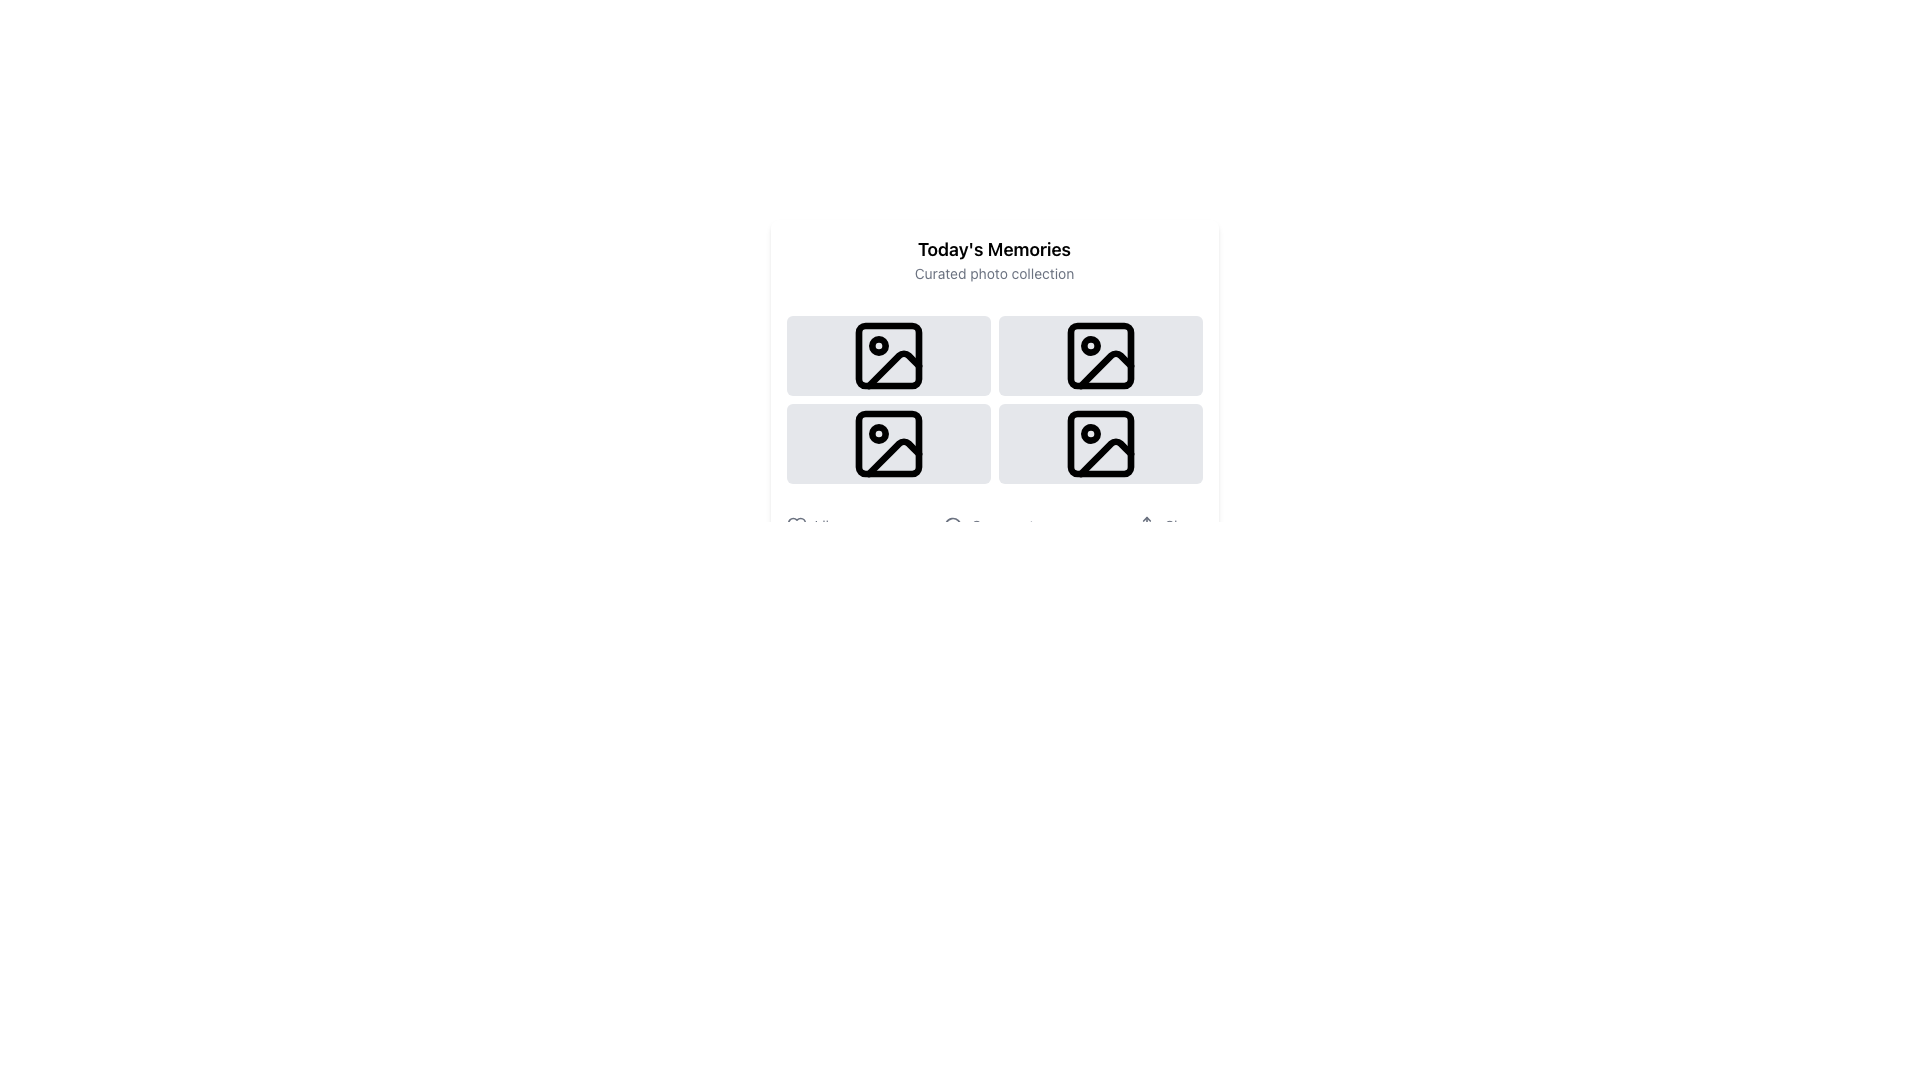  What do you see at coordinates (988, 524) in the screenshot?
I see `the 'Comment' button, which is the second button in a horizontal group of three` at bounding box center [988, 524].